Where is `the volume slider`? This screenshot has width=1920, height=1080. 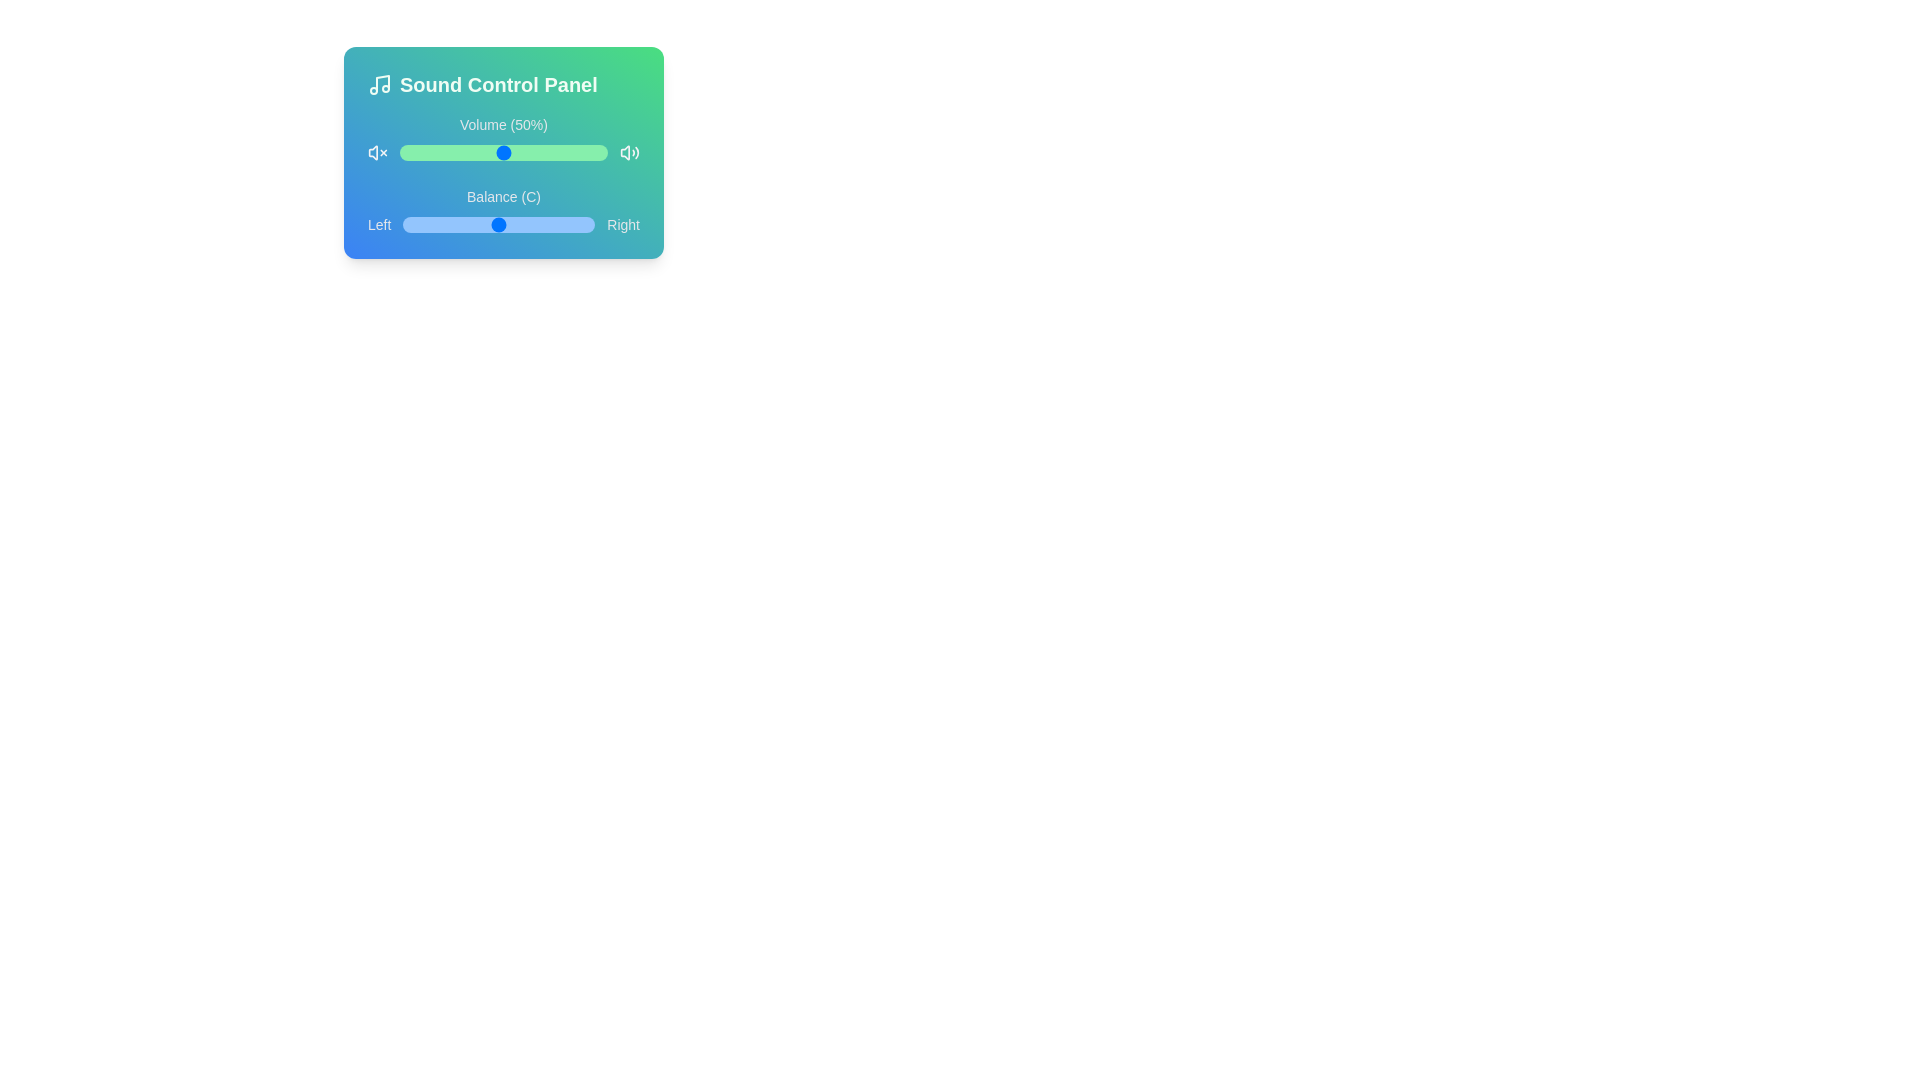 the volume slider is located at coordinates (411, 152).